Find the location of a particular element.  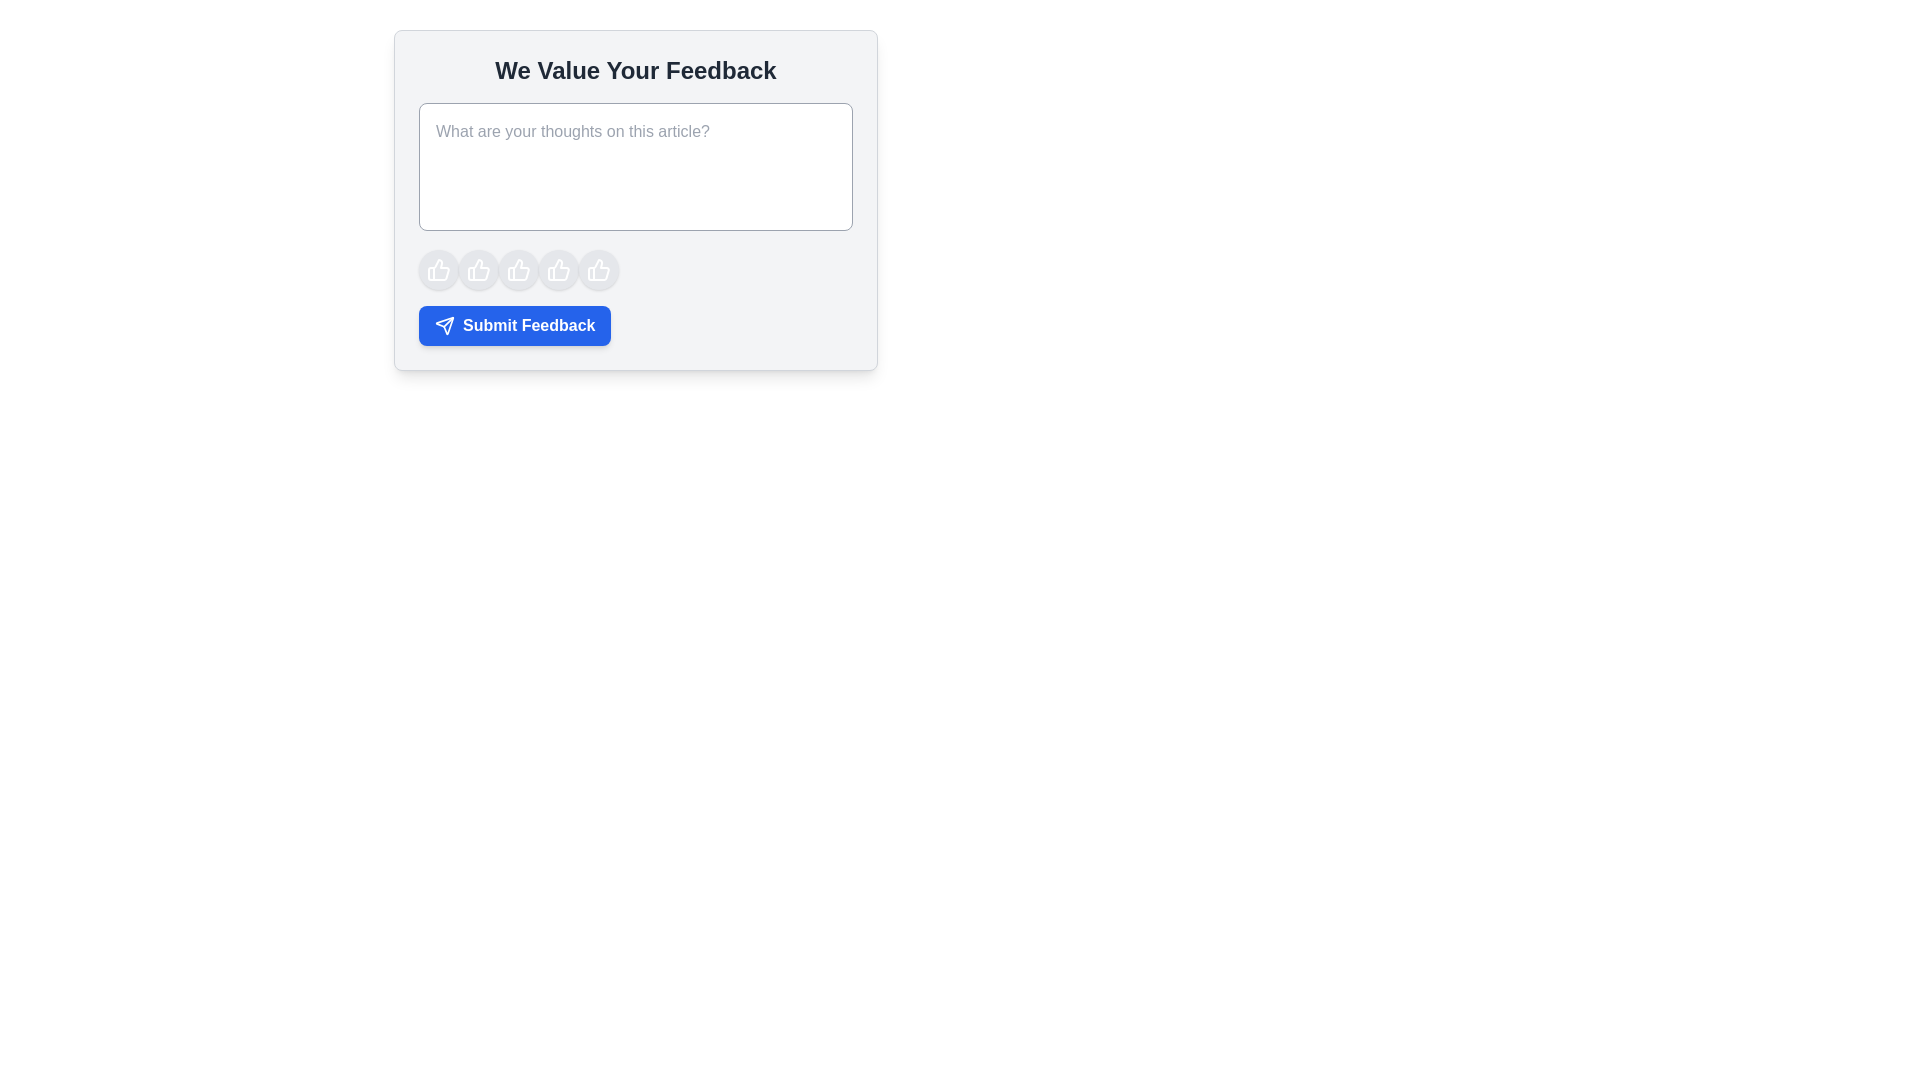

the interactive thumbs-up button, which is the fifth element in a horizontal row of circular buttons is located at coordinates (598, 270).